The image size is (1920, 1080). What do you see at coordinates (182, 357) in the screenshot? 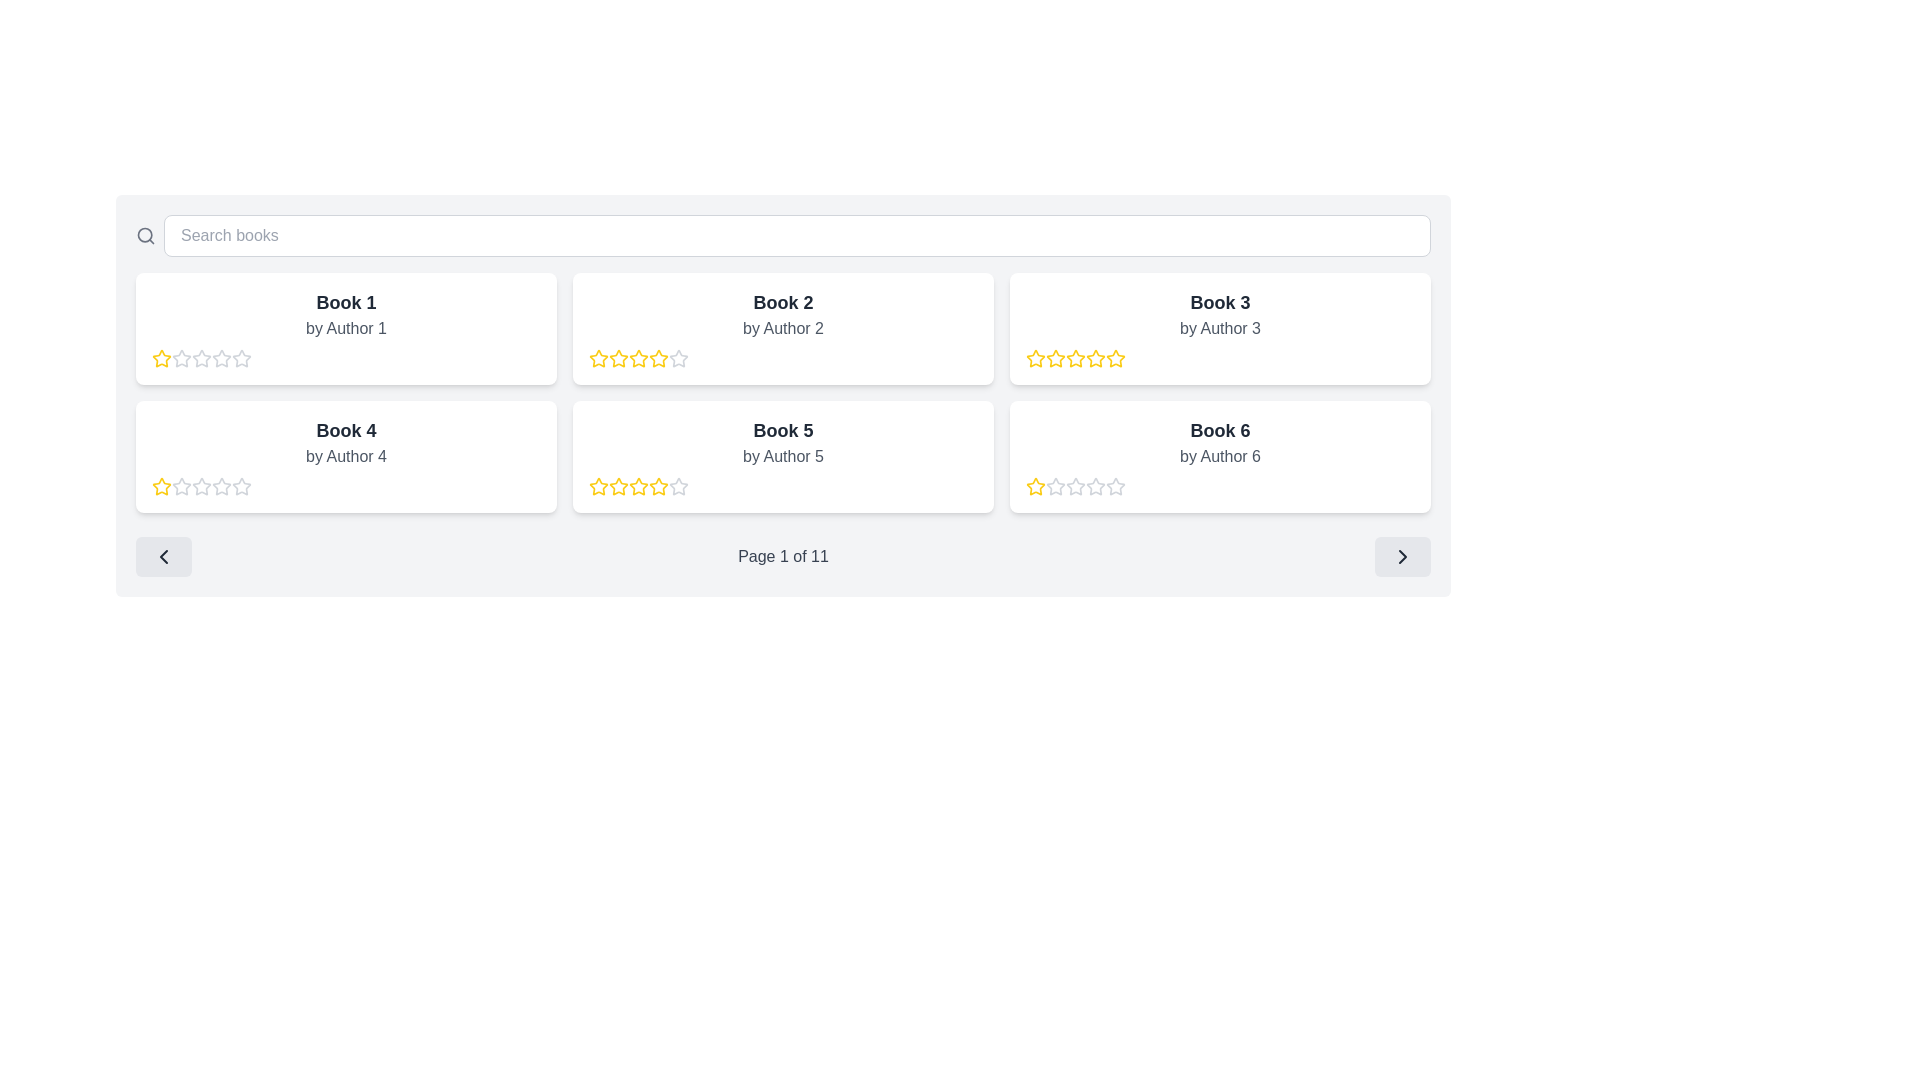
I see `the leftmost star icon of the rating widget located below the title 'Book 1' and subtitle 'by Author 1' in the first card of the top row of the grid layout` at bounding box center [182, 357].